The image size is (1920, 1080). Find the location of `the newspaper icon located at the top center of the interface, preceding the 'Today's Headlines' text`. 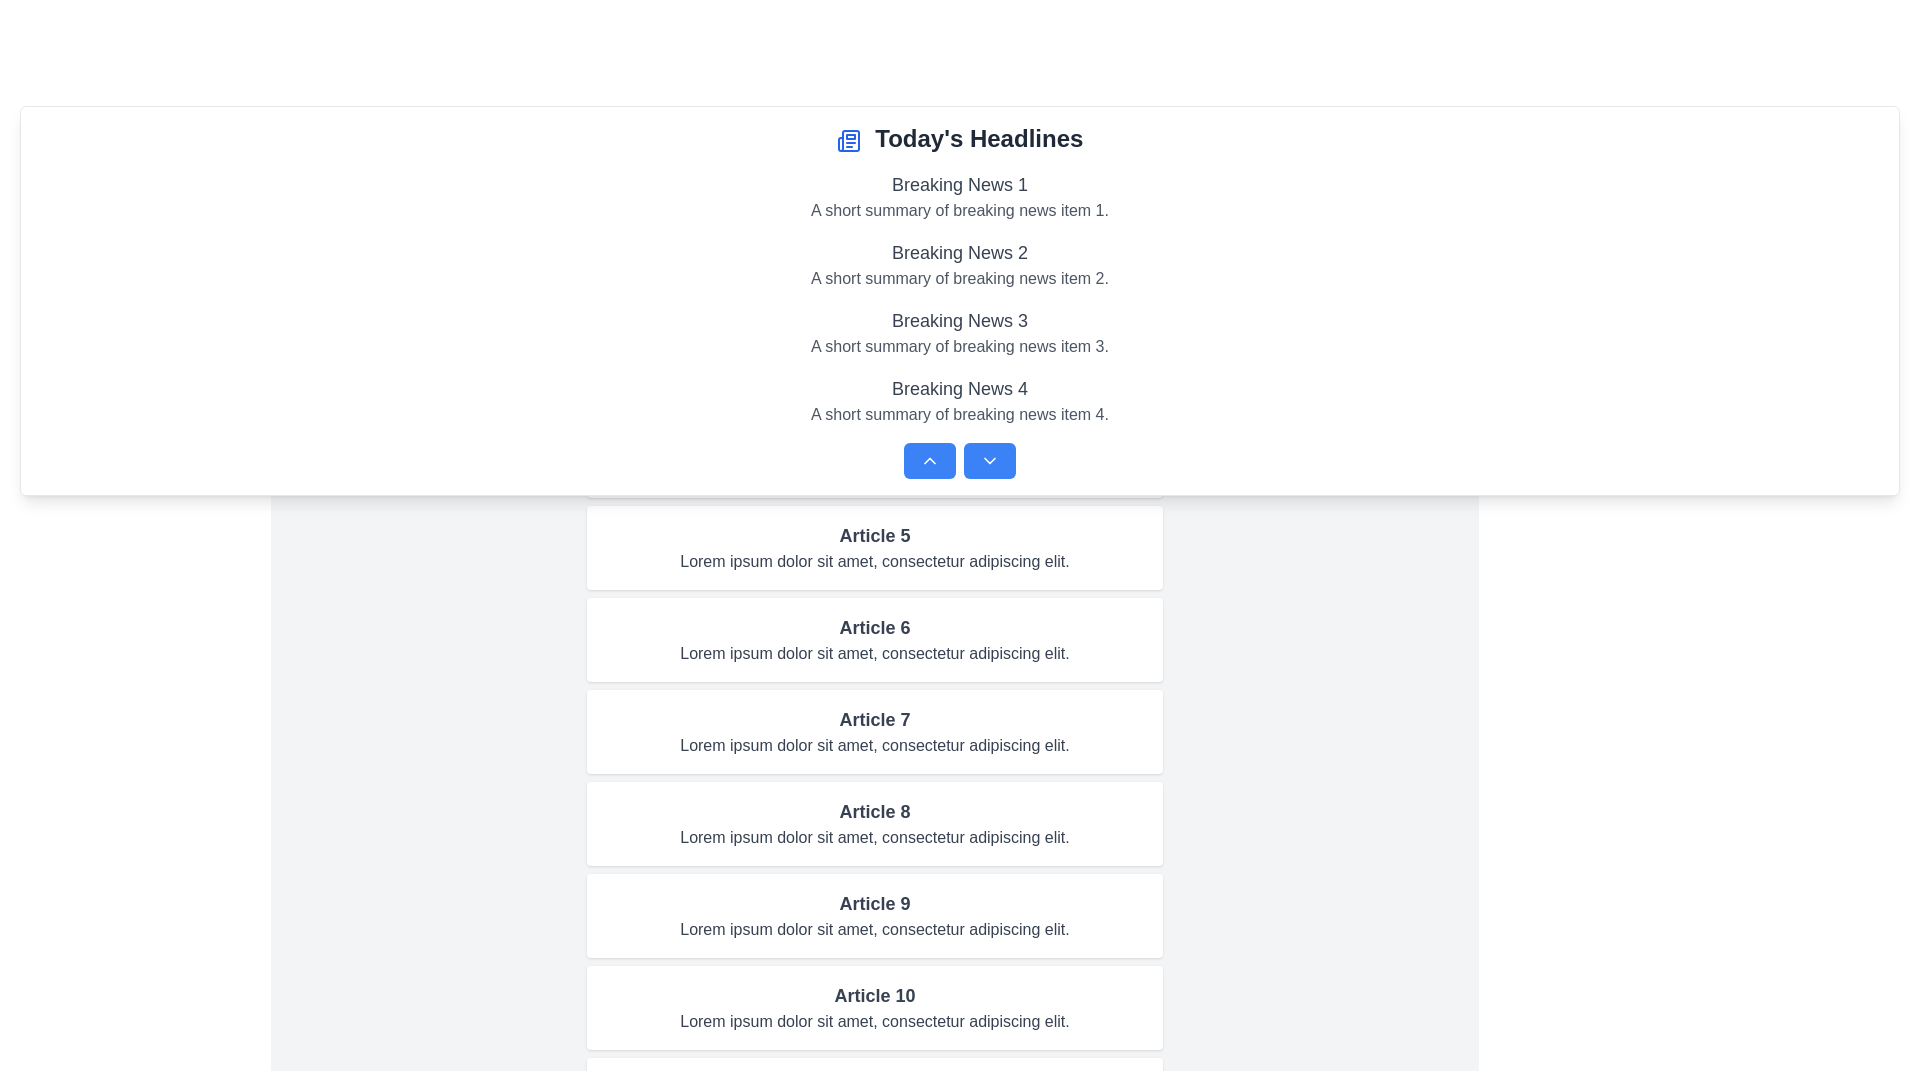

the newspaper icon located at the top center of the interface, preceding the 'Today's Headlines' text is located at coordinates (848, 139).